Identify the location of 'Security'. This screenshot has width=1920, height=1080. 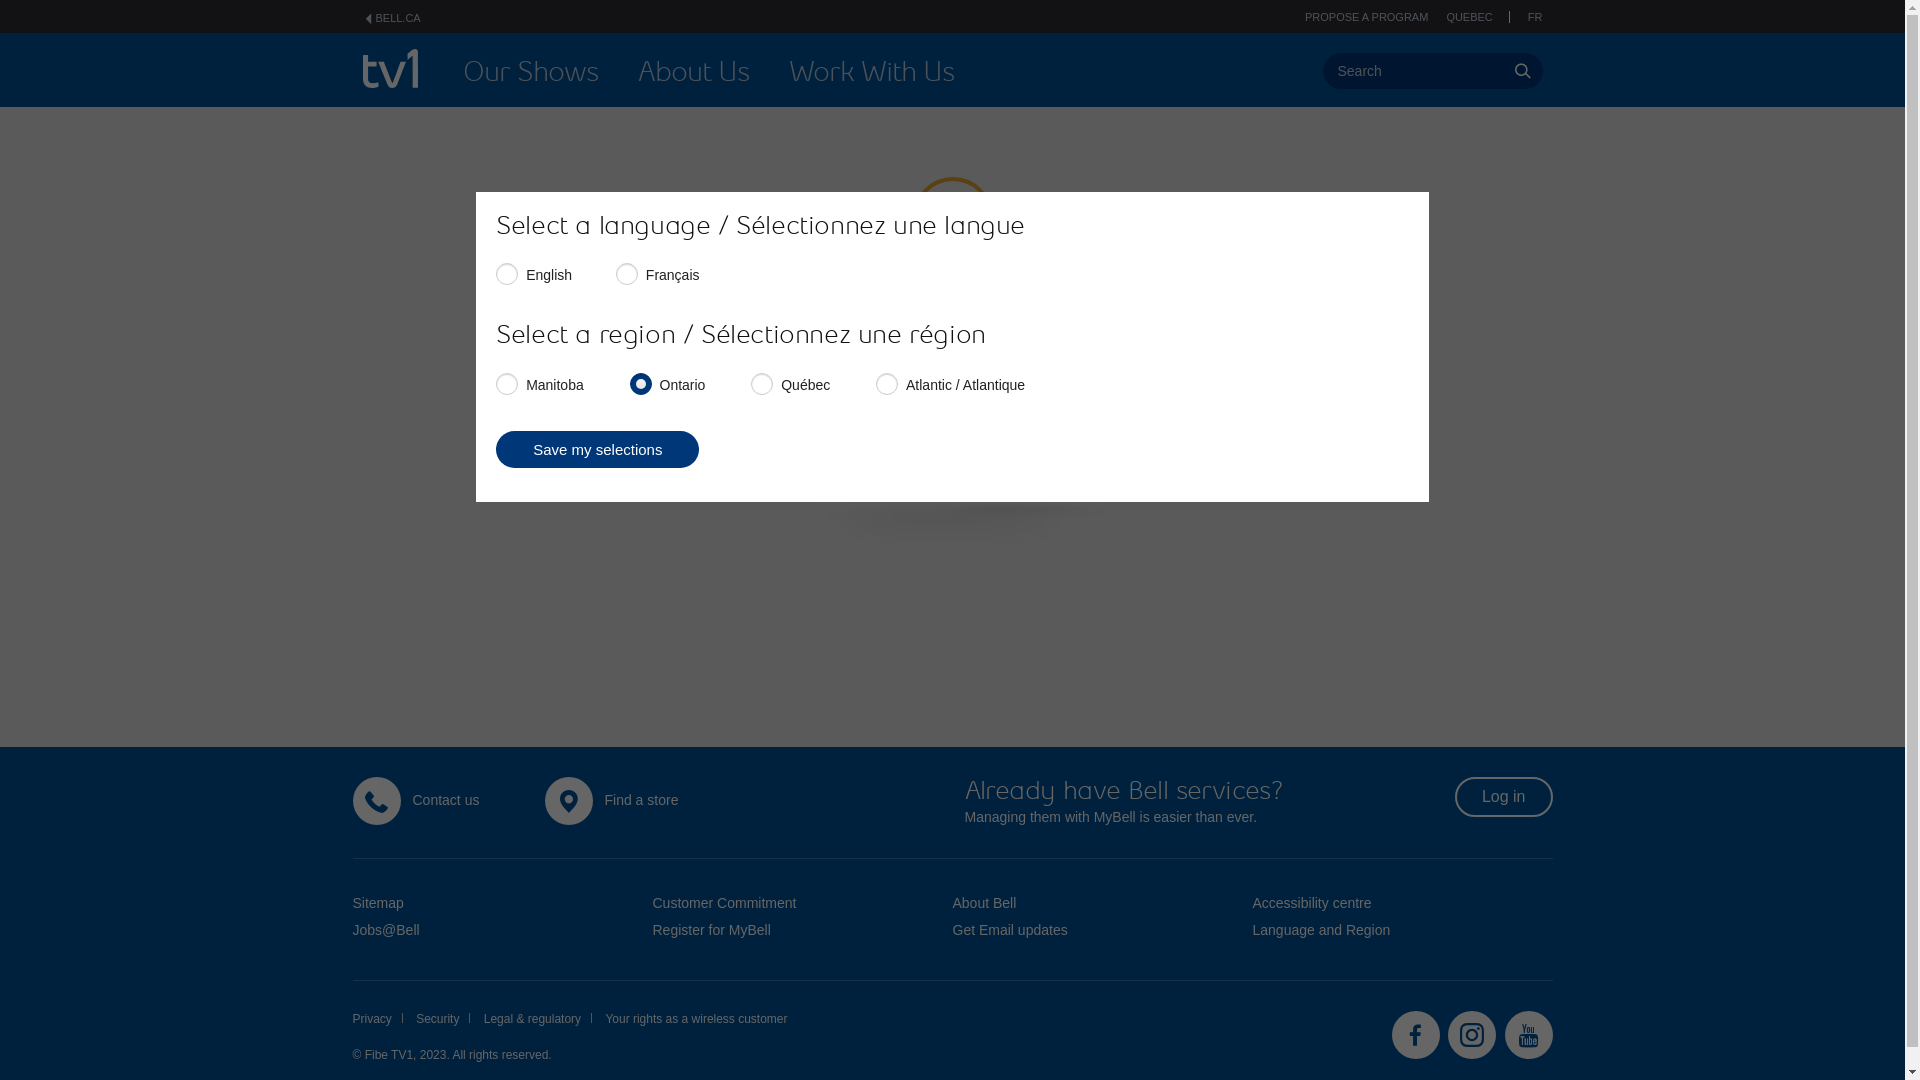
(441, 1019).